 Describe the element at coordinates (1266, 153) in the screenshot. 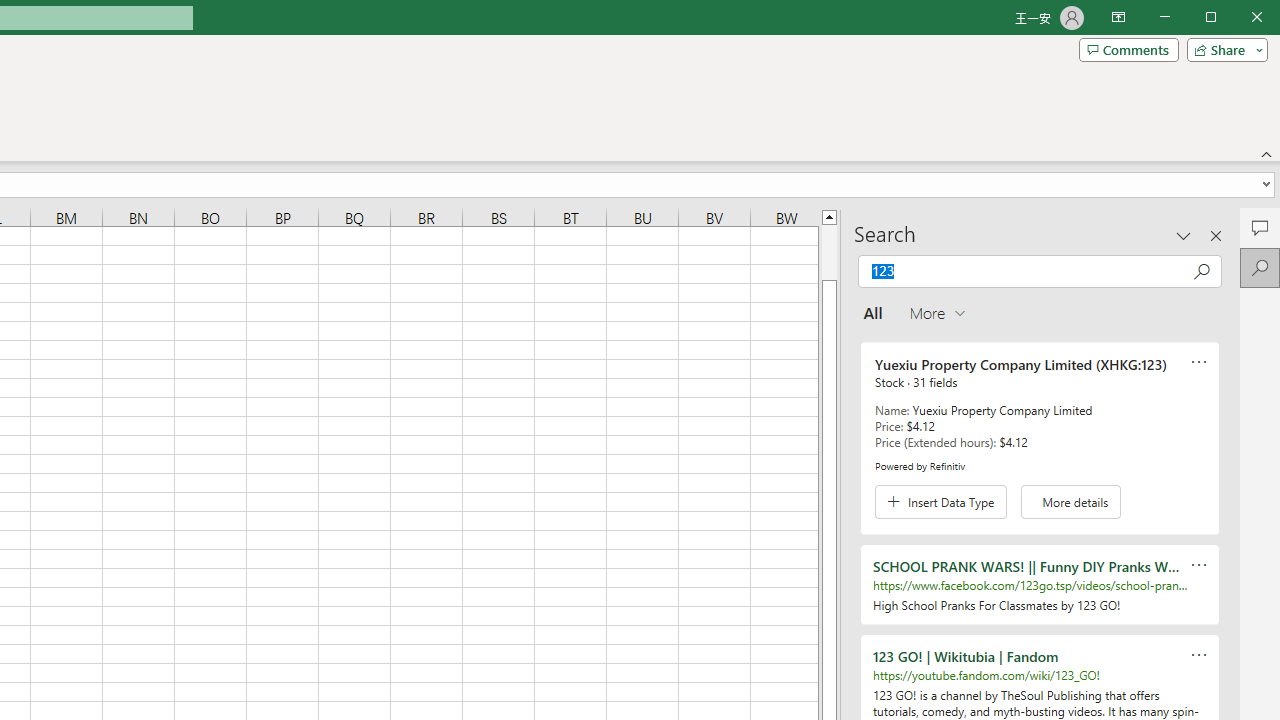

I see `'Collapse the Ribbon'` at that location.